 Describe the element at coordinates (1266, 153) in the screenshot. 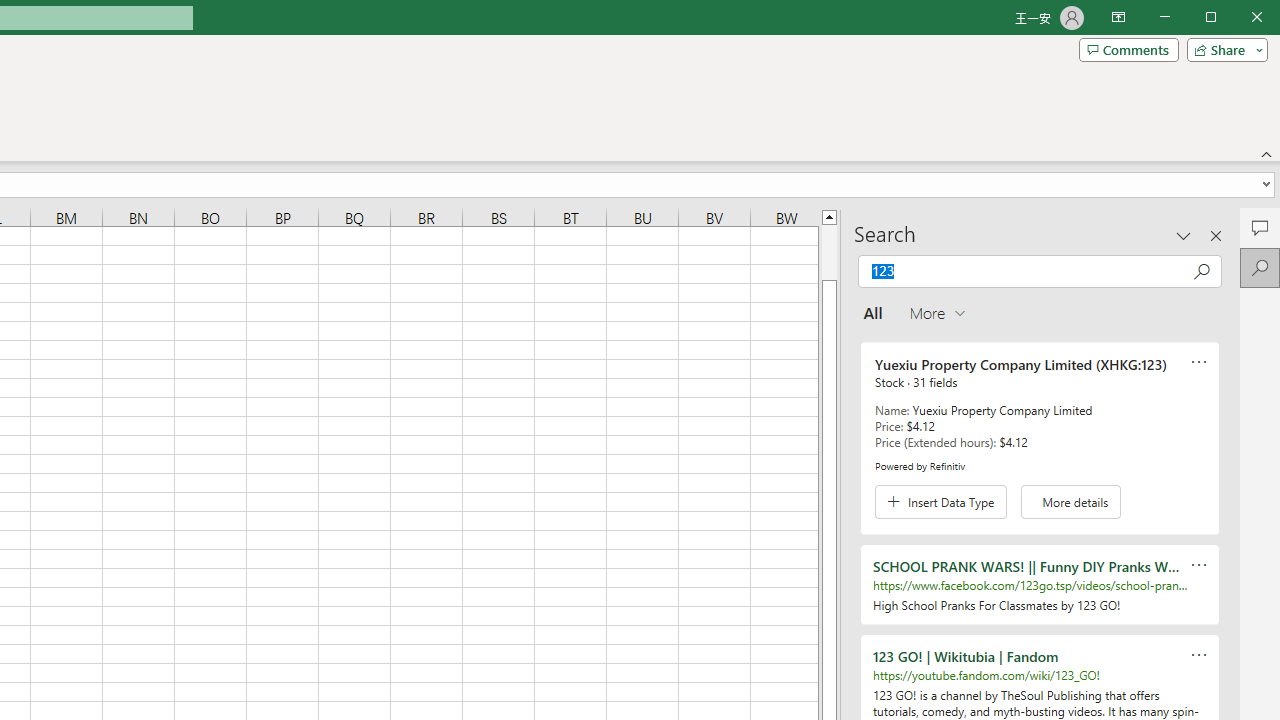

I see `'Collapse the Ribbon'` at that location.